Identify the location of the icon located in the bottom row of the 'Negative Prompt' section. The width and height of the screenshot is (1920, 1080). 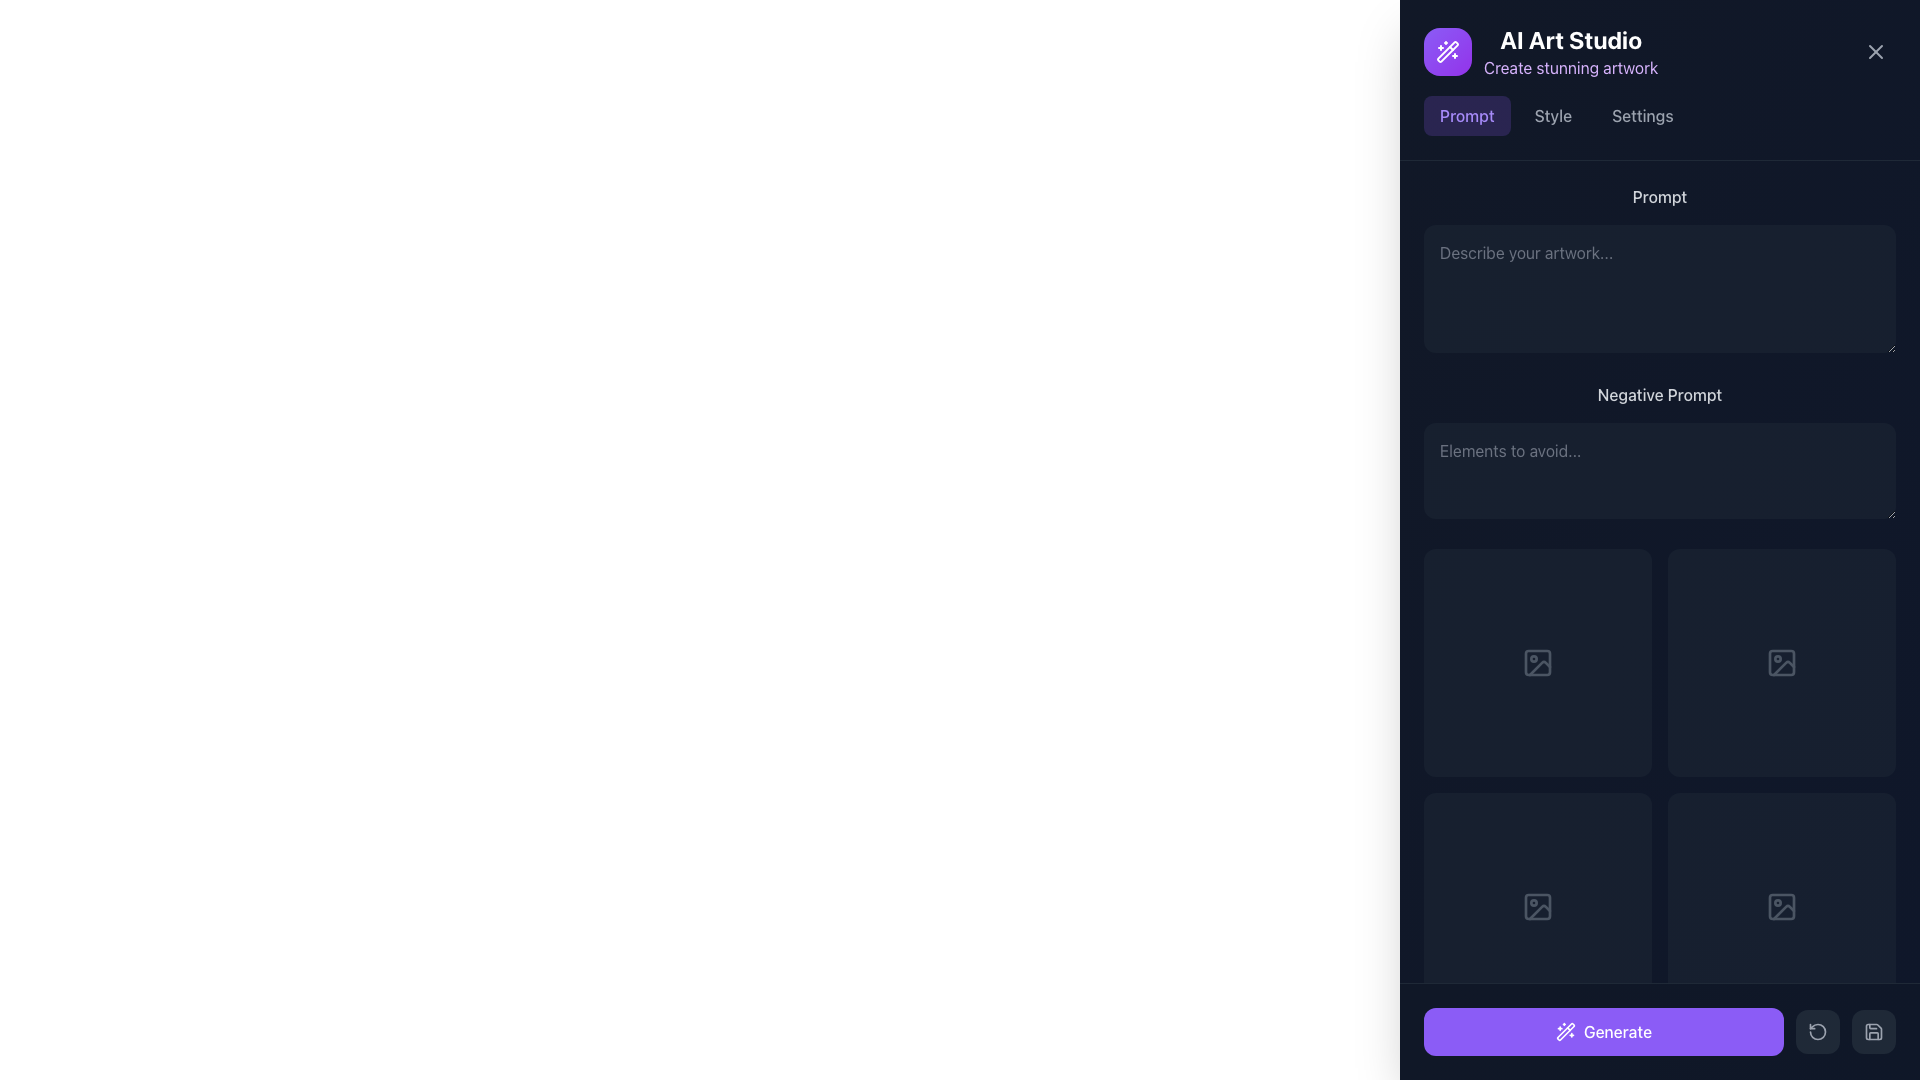
(1781, 663).